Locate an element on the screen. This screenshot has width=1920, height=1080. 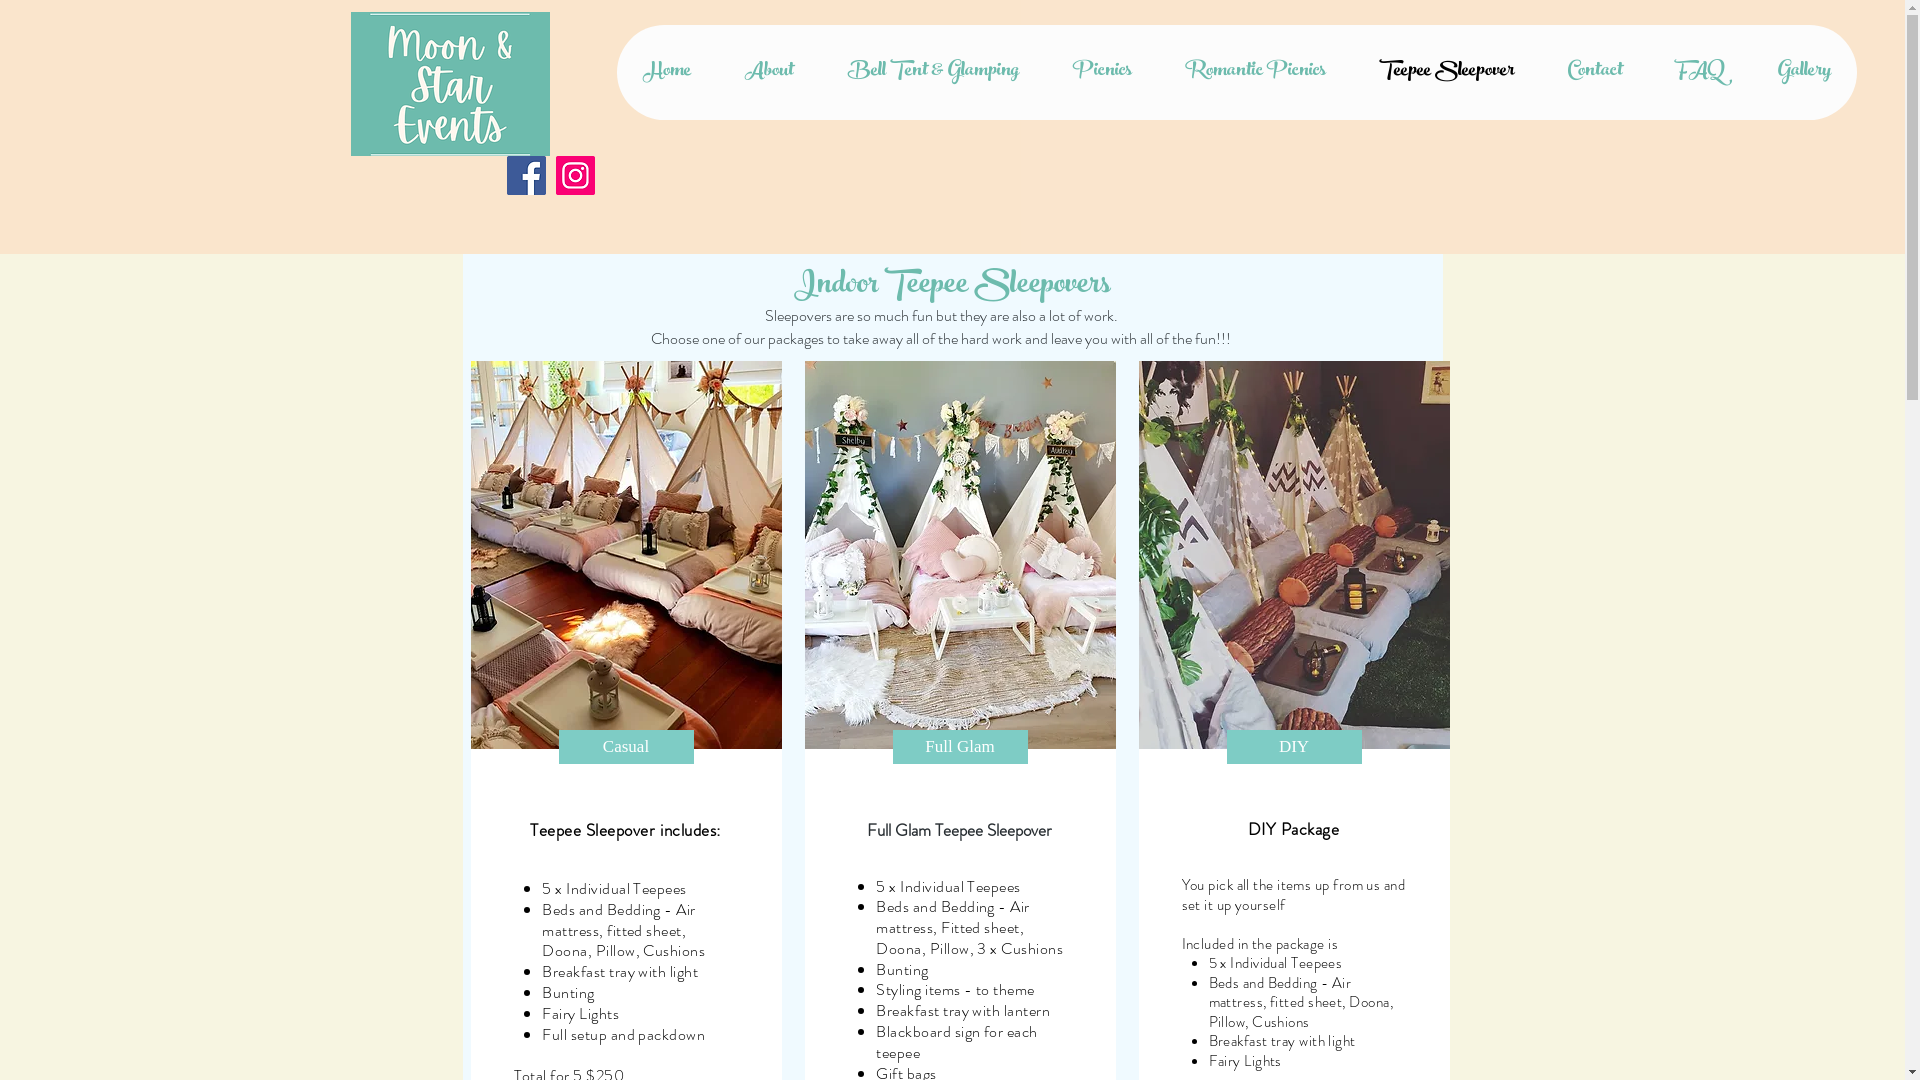
'About' is located at coordinates (716, 71).